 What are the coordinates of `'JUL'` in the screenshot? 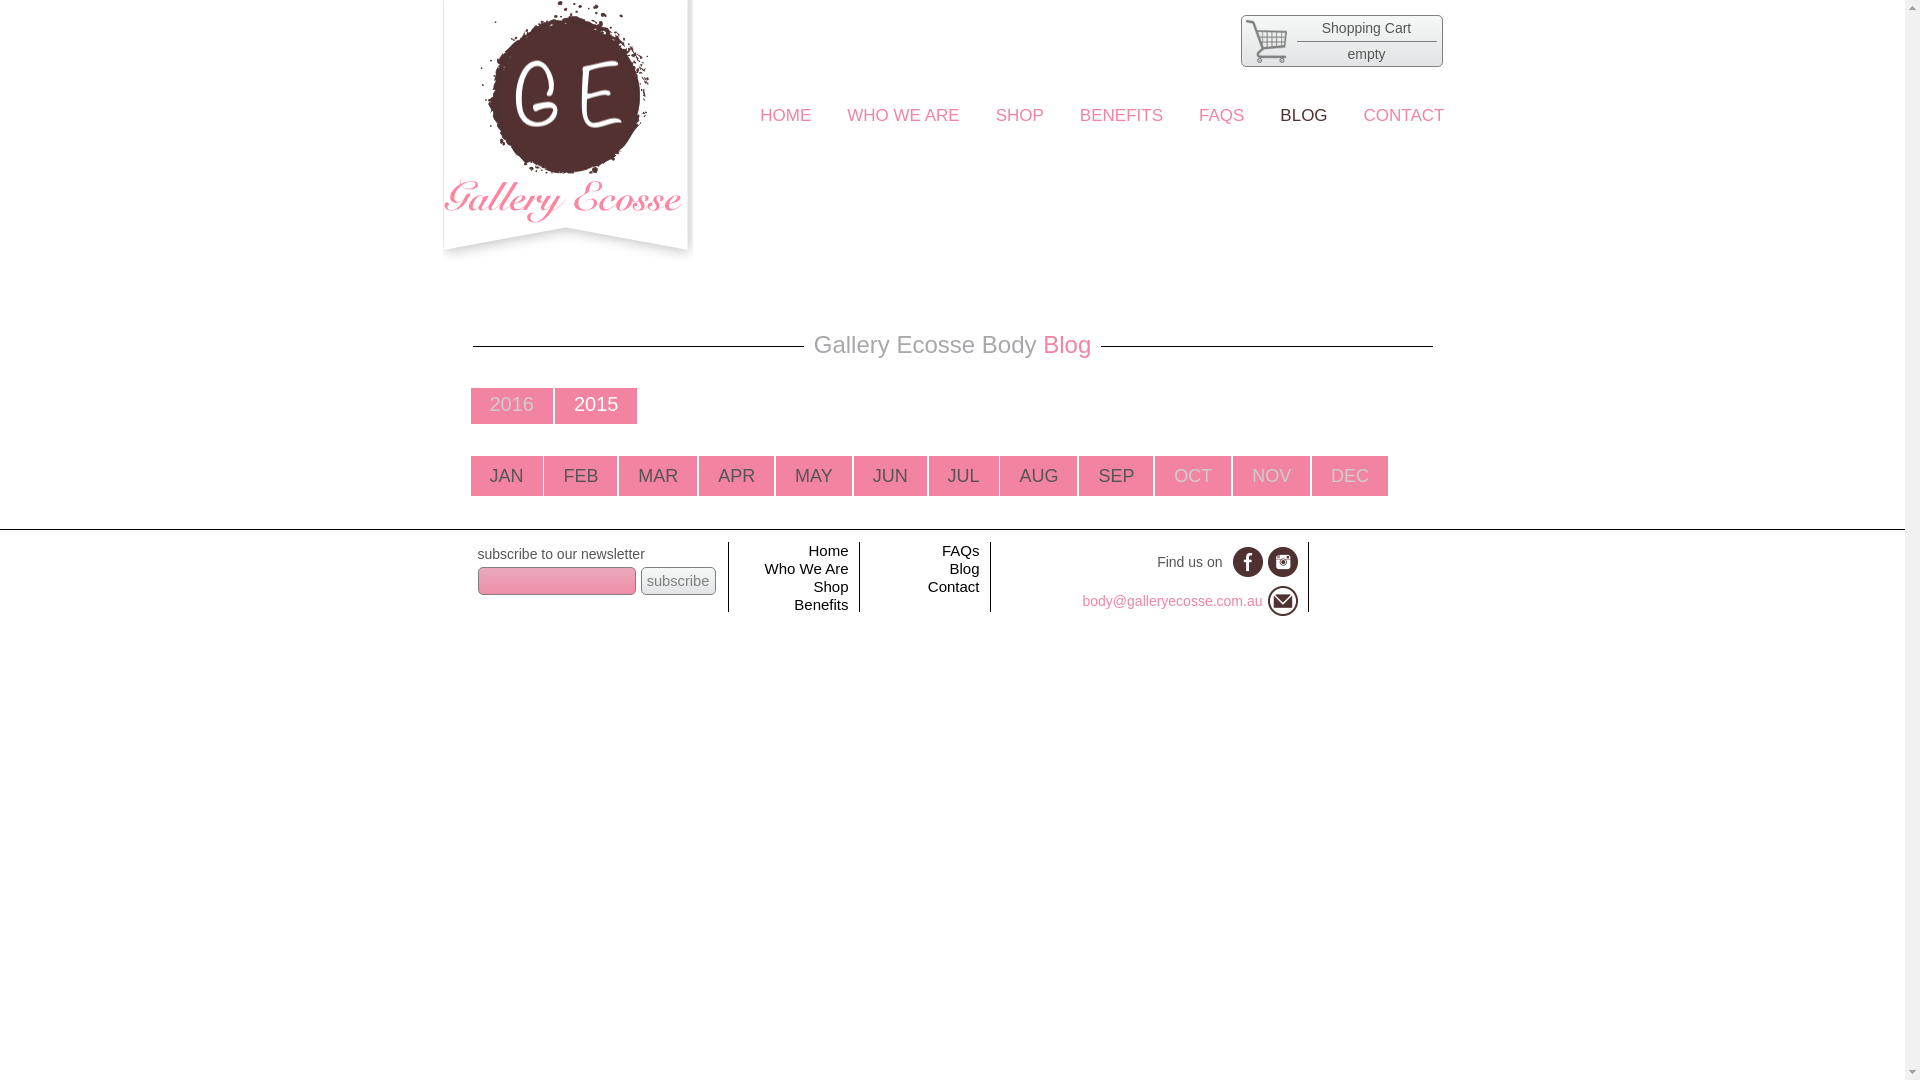 It's located at (964, 475).